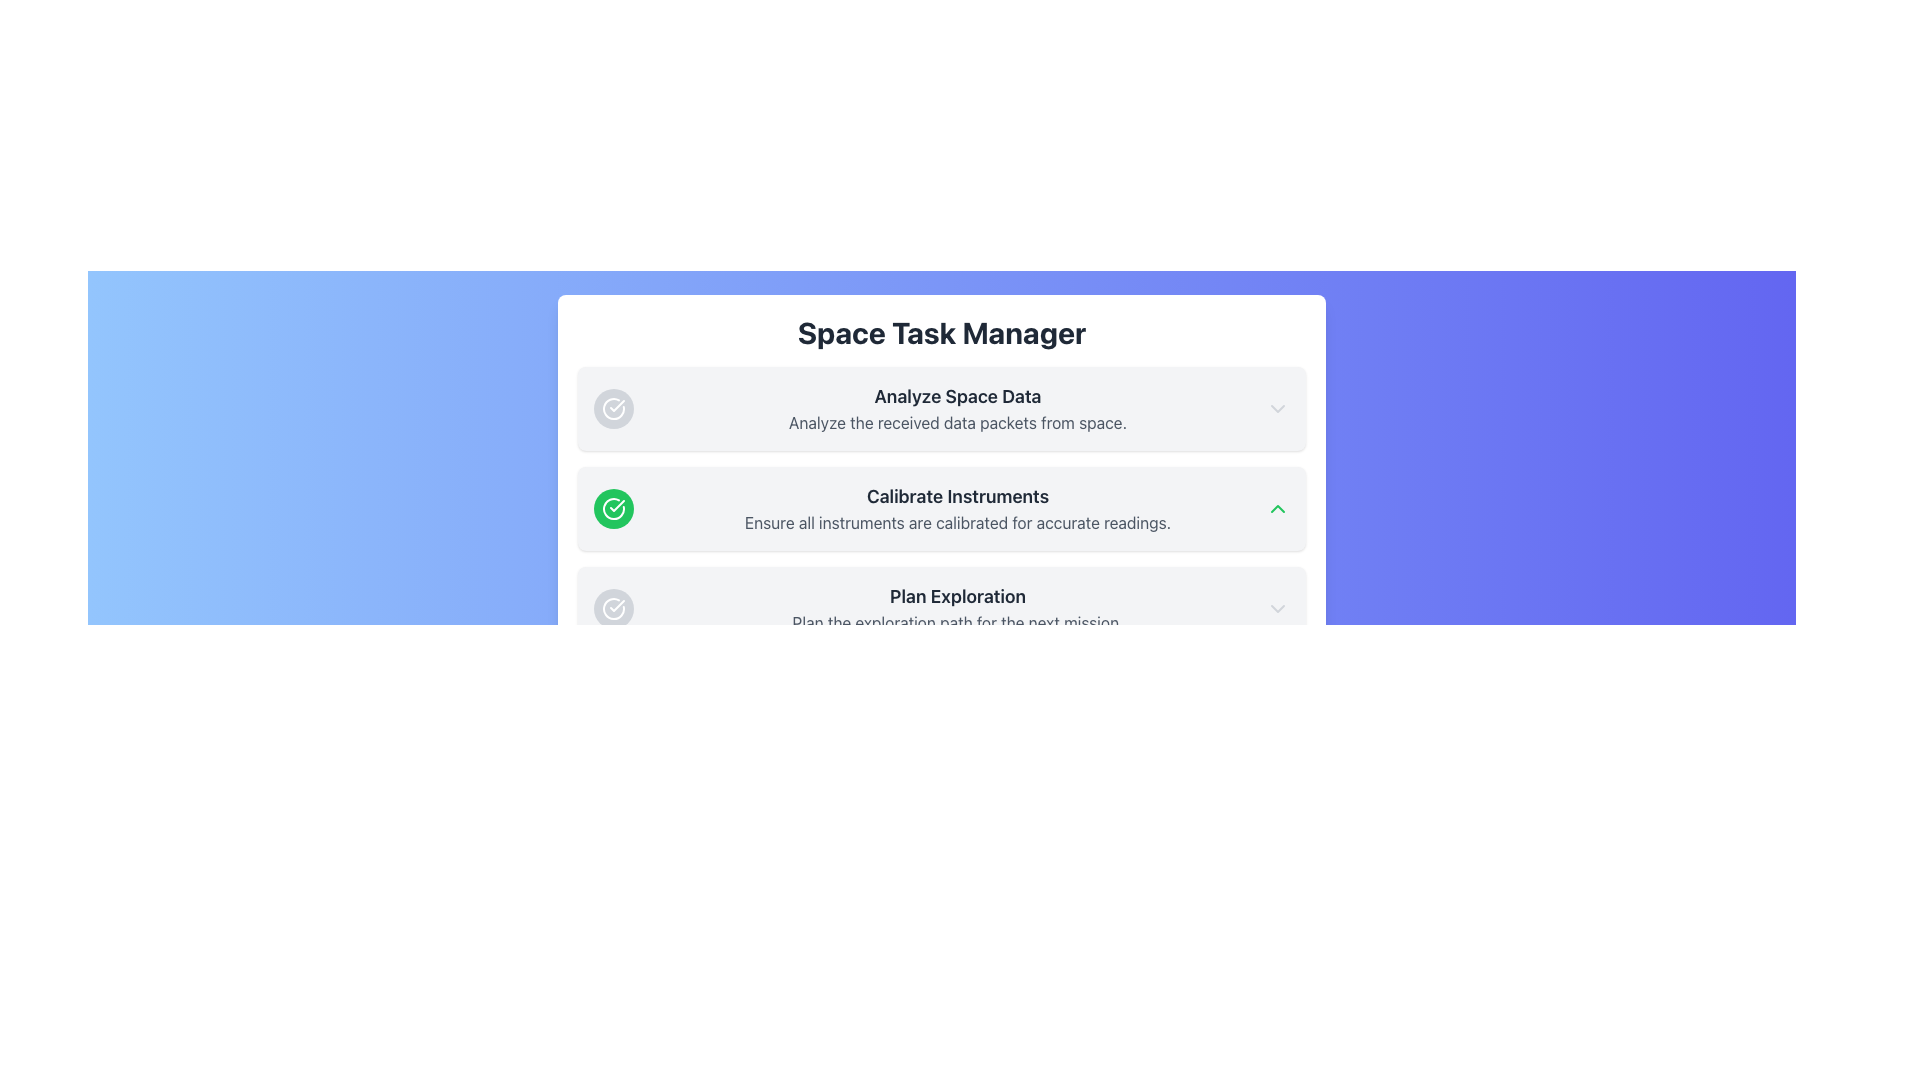 The height and width of the screenshot is (1080, 1920). I want to click on the 'Calibrate Instruments' expandable panel, so click(940, 514).